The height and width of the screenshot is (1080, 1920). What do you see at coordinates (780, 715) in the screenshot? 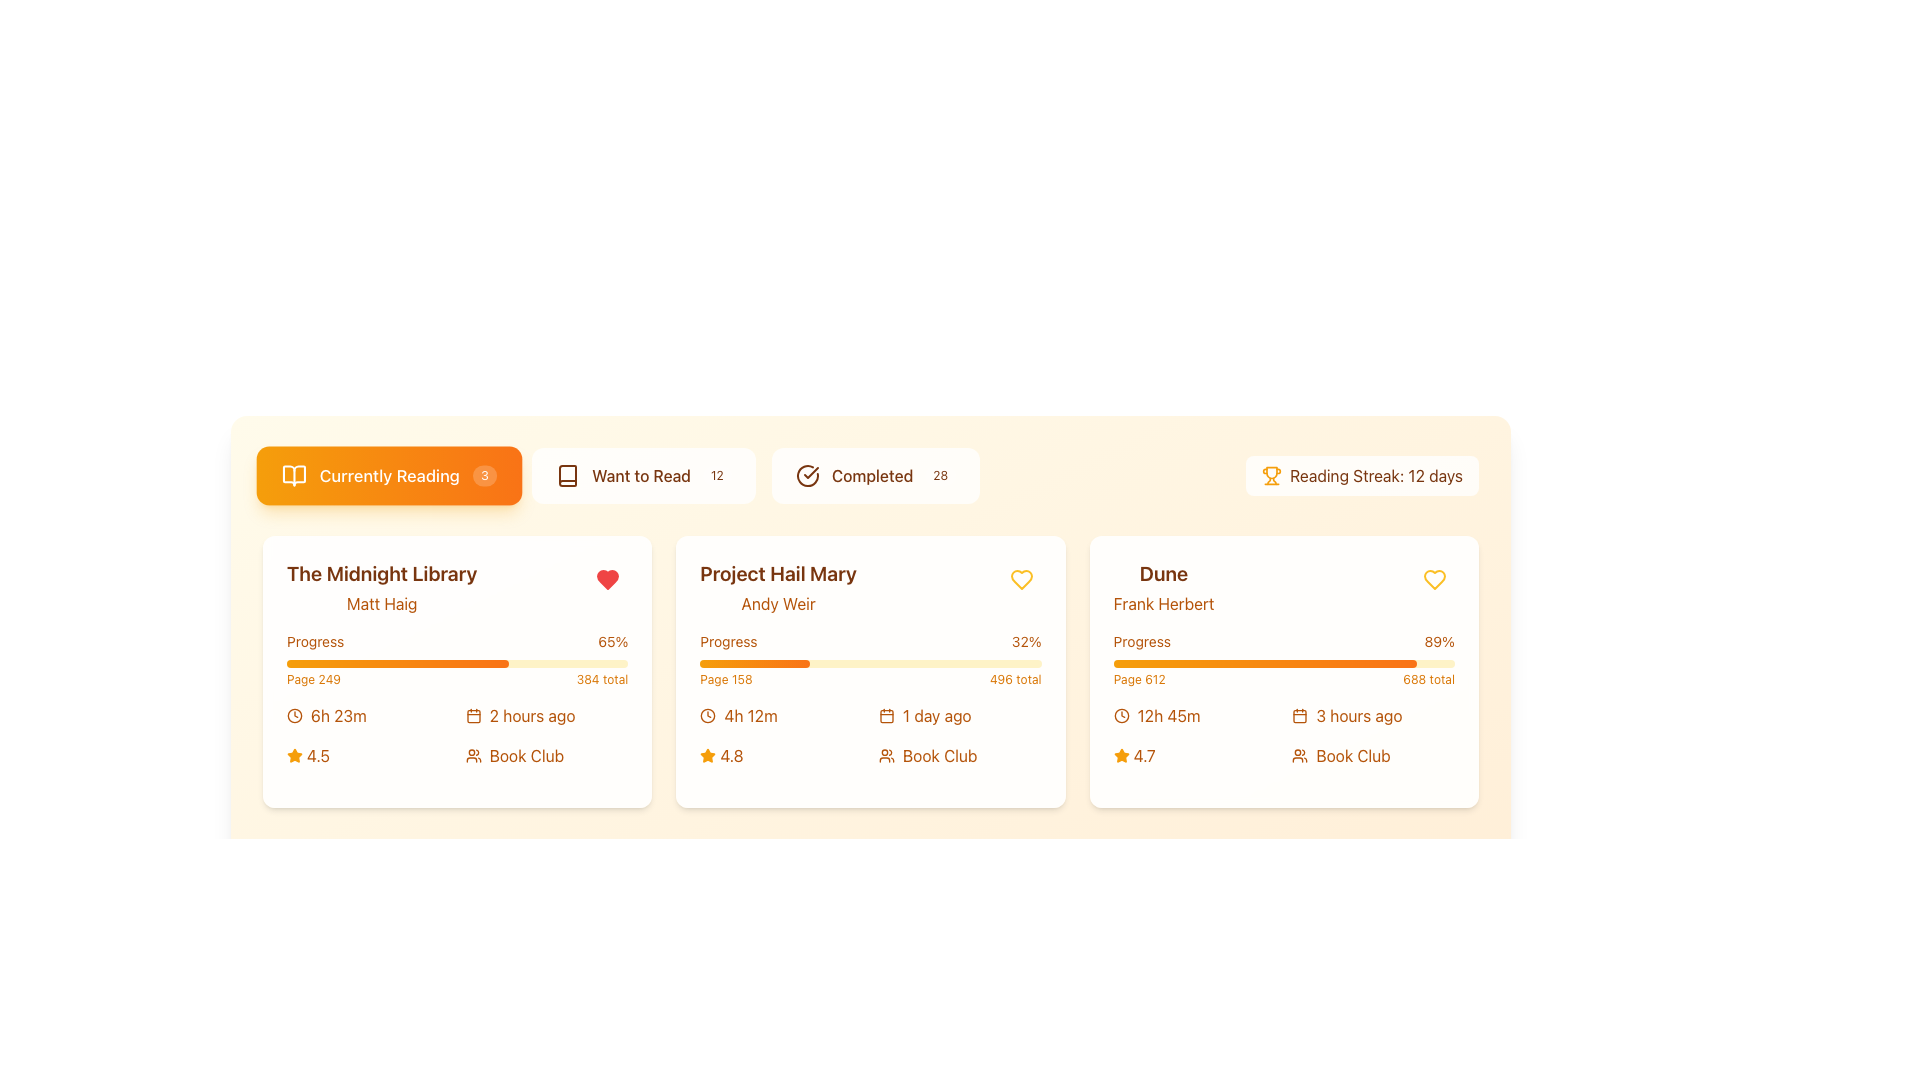
I see `the clock icon displaying the time duration '4h 12m' in amber color, located in the left-bottom section of the 'Project Hail Mary' card` at bounding box center [780, 715].